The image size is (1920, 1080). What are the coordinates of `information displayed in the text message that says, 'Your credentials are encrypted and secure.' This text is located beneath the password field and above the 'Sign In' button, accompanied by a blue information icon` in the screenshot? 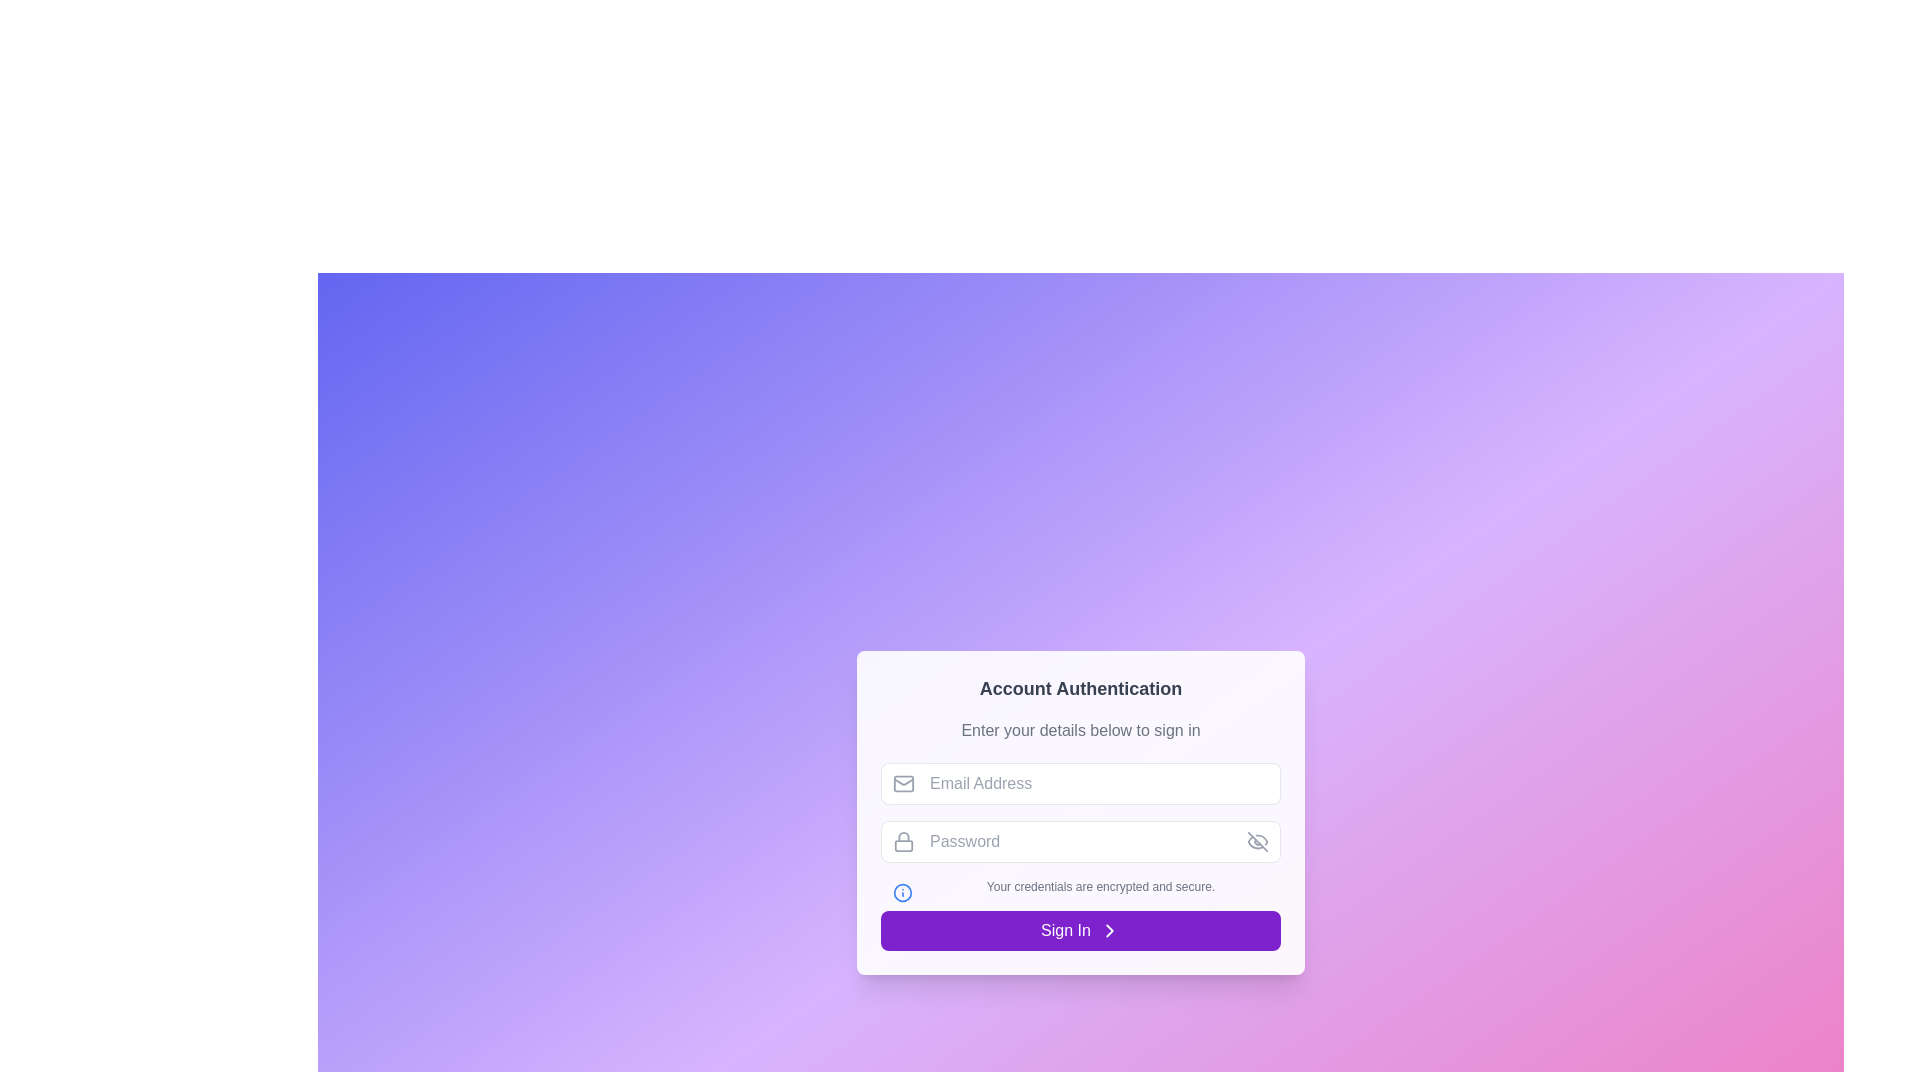 It's located at (1079, 886).